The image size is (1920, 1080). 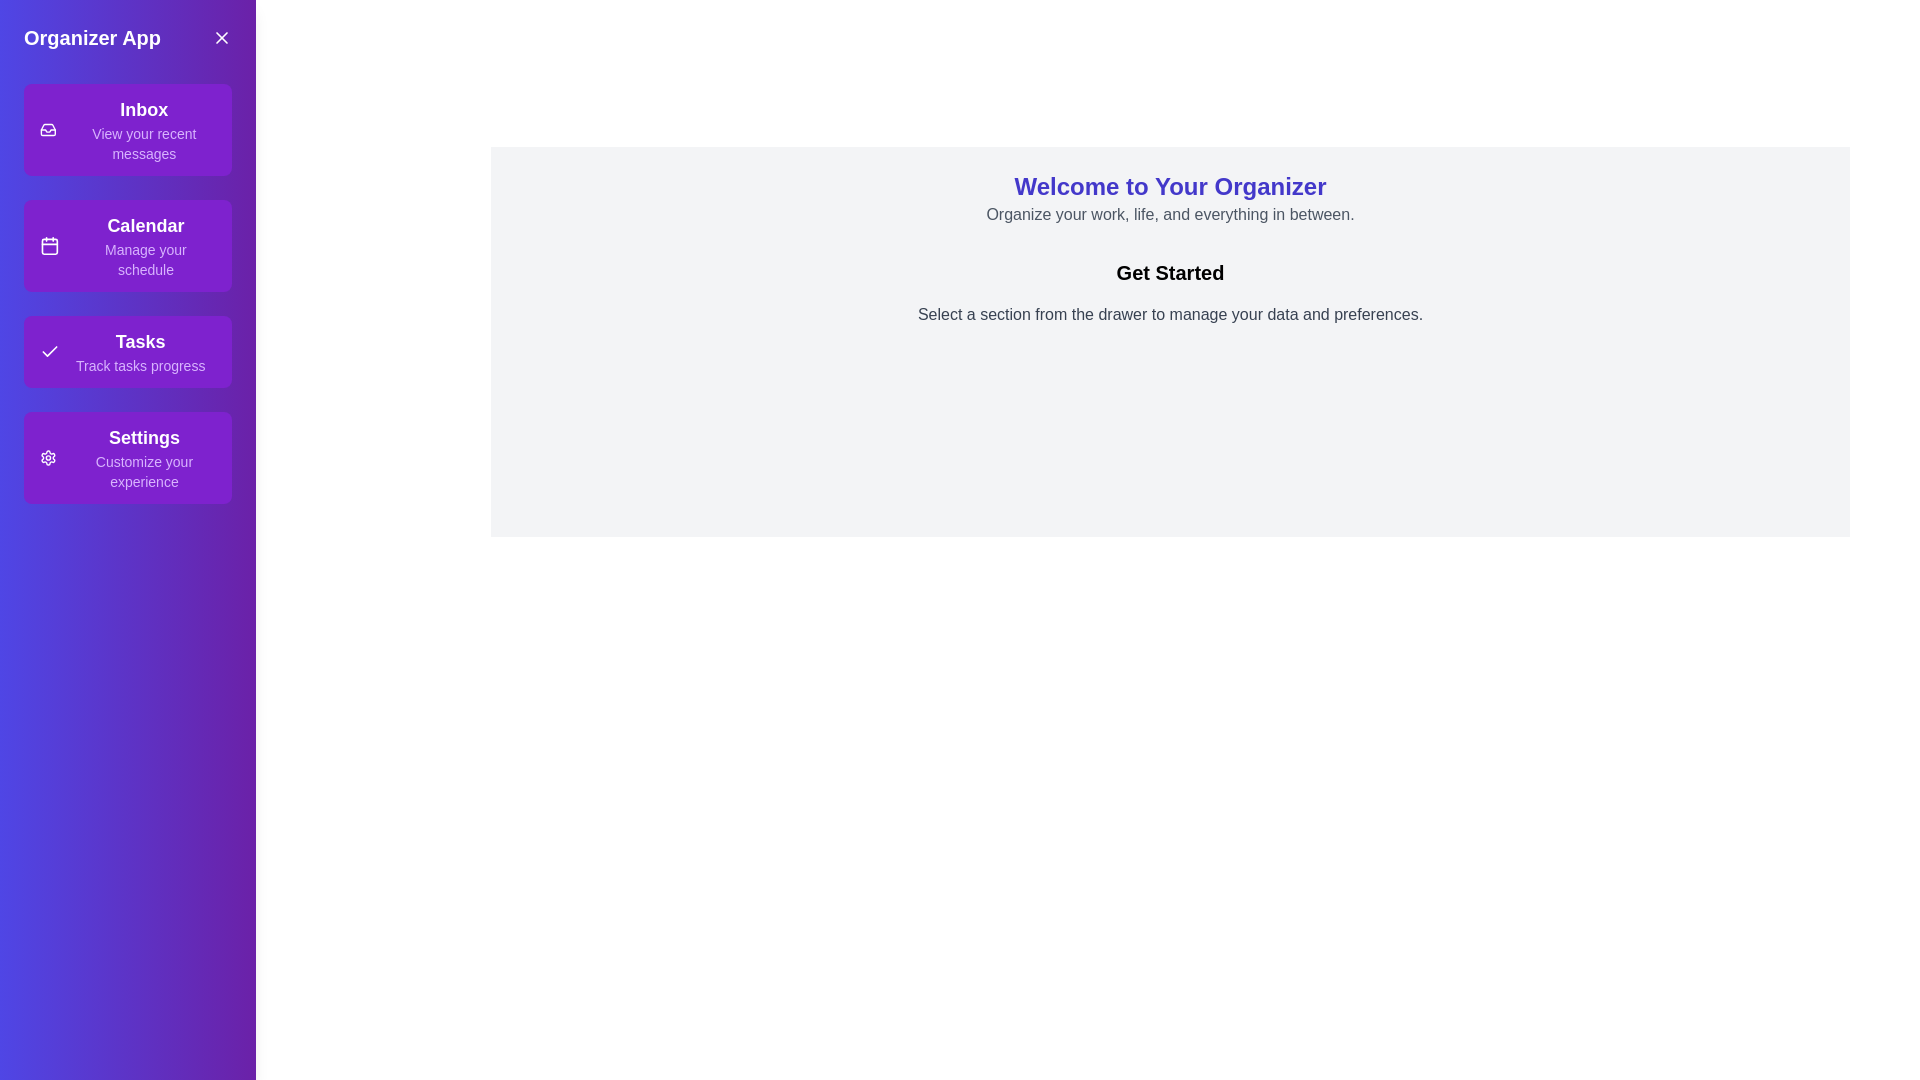 What do you see at coordinates (127, 245) in the screenshot?
I see `the section labeled Calendar in the drawer to observe the visual feedback` at bounding box center [127, 245].